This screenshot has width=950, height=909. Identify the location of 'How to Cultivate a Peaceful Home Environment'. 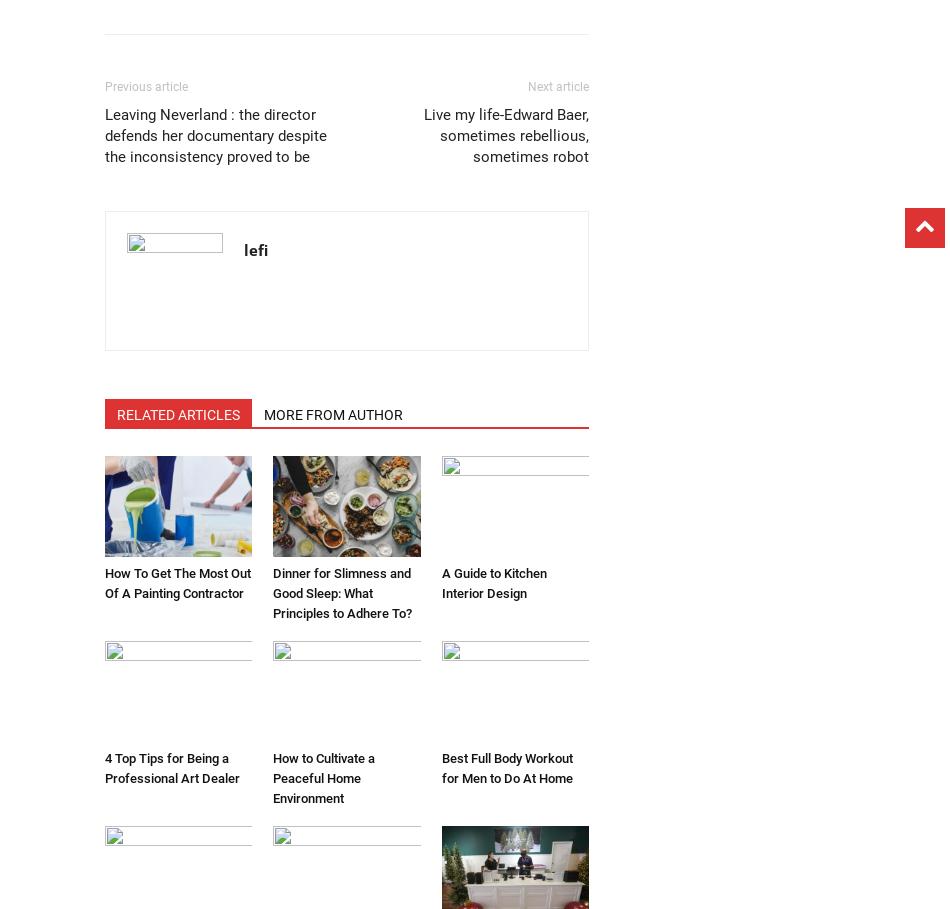
(272, 777).